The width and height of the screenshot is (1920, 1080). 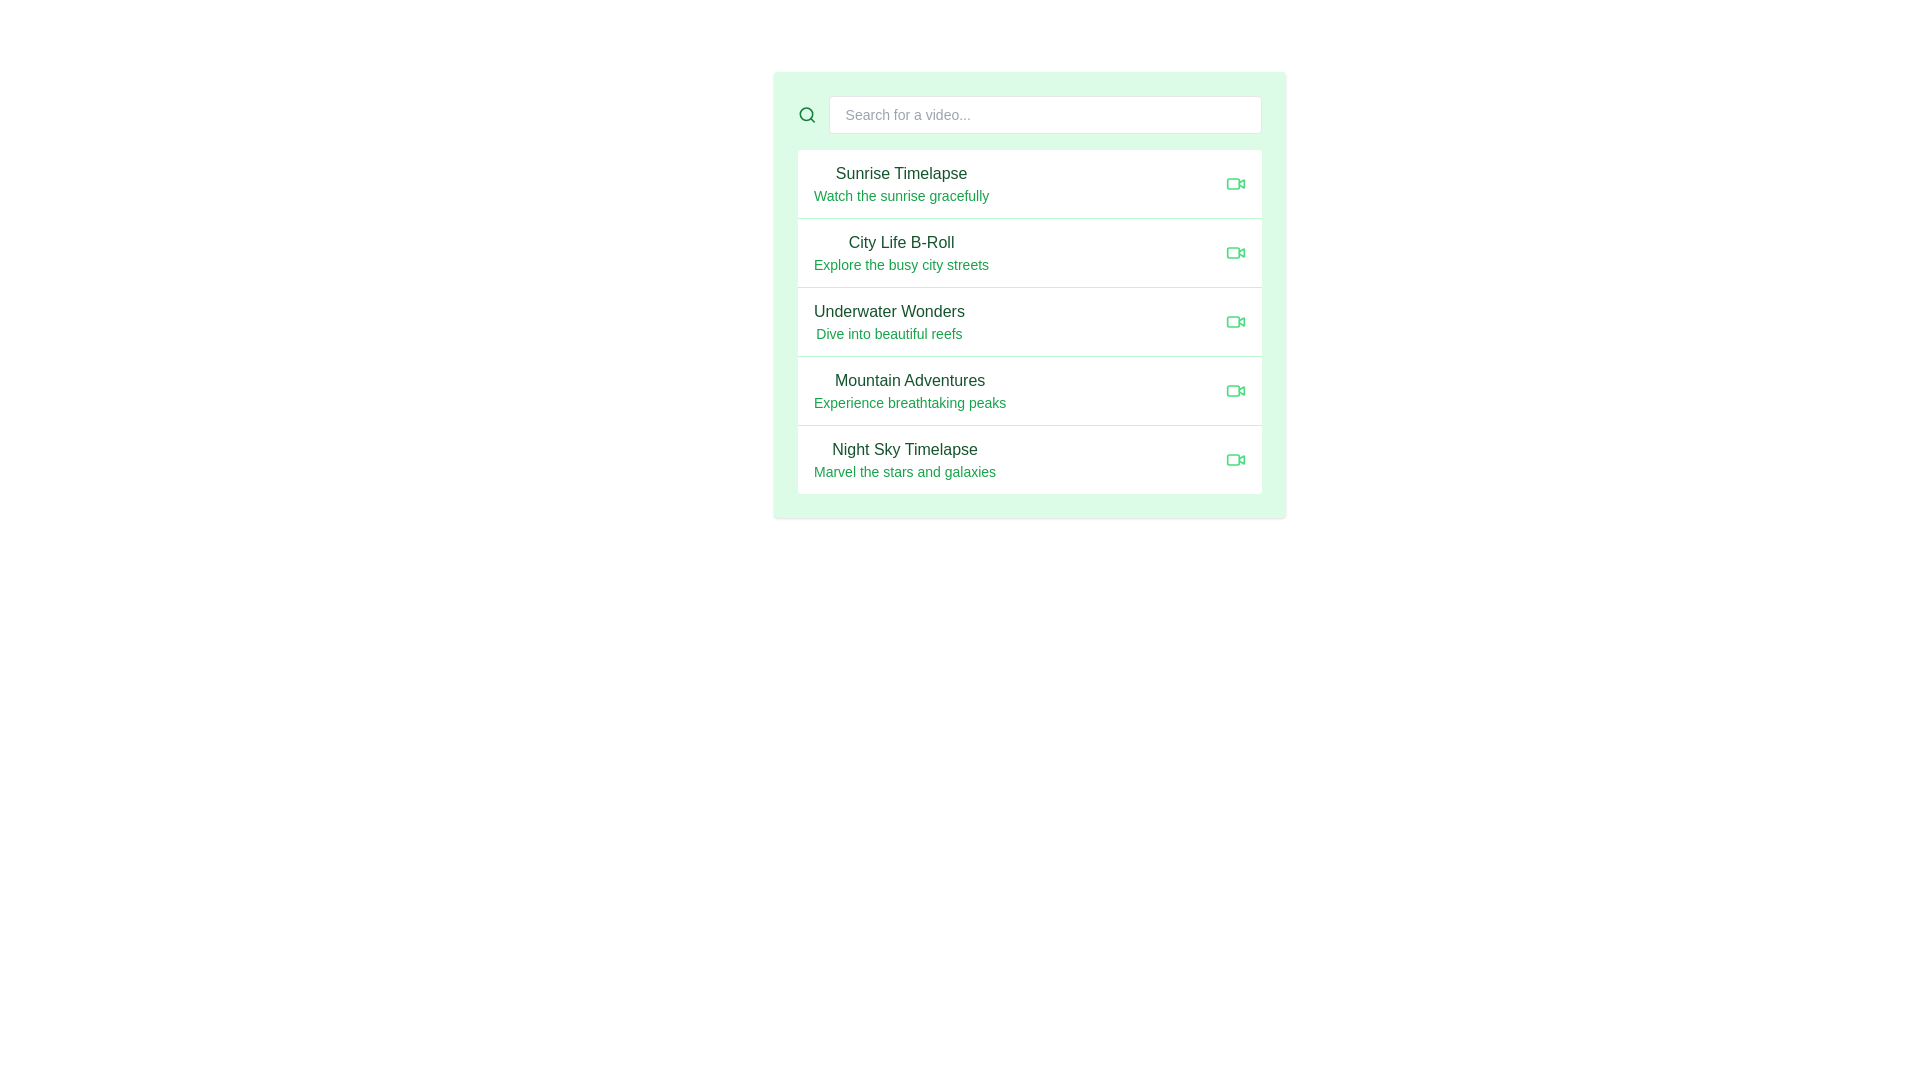 I want to click on the decorative UI shape that serves as an indicator within the 'City Life B-Roll' list entry, which is the second item in the vertical video list, so click(x=1232, y=252).